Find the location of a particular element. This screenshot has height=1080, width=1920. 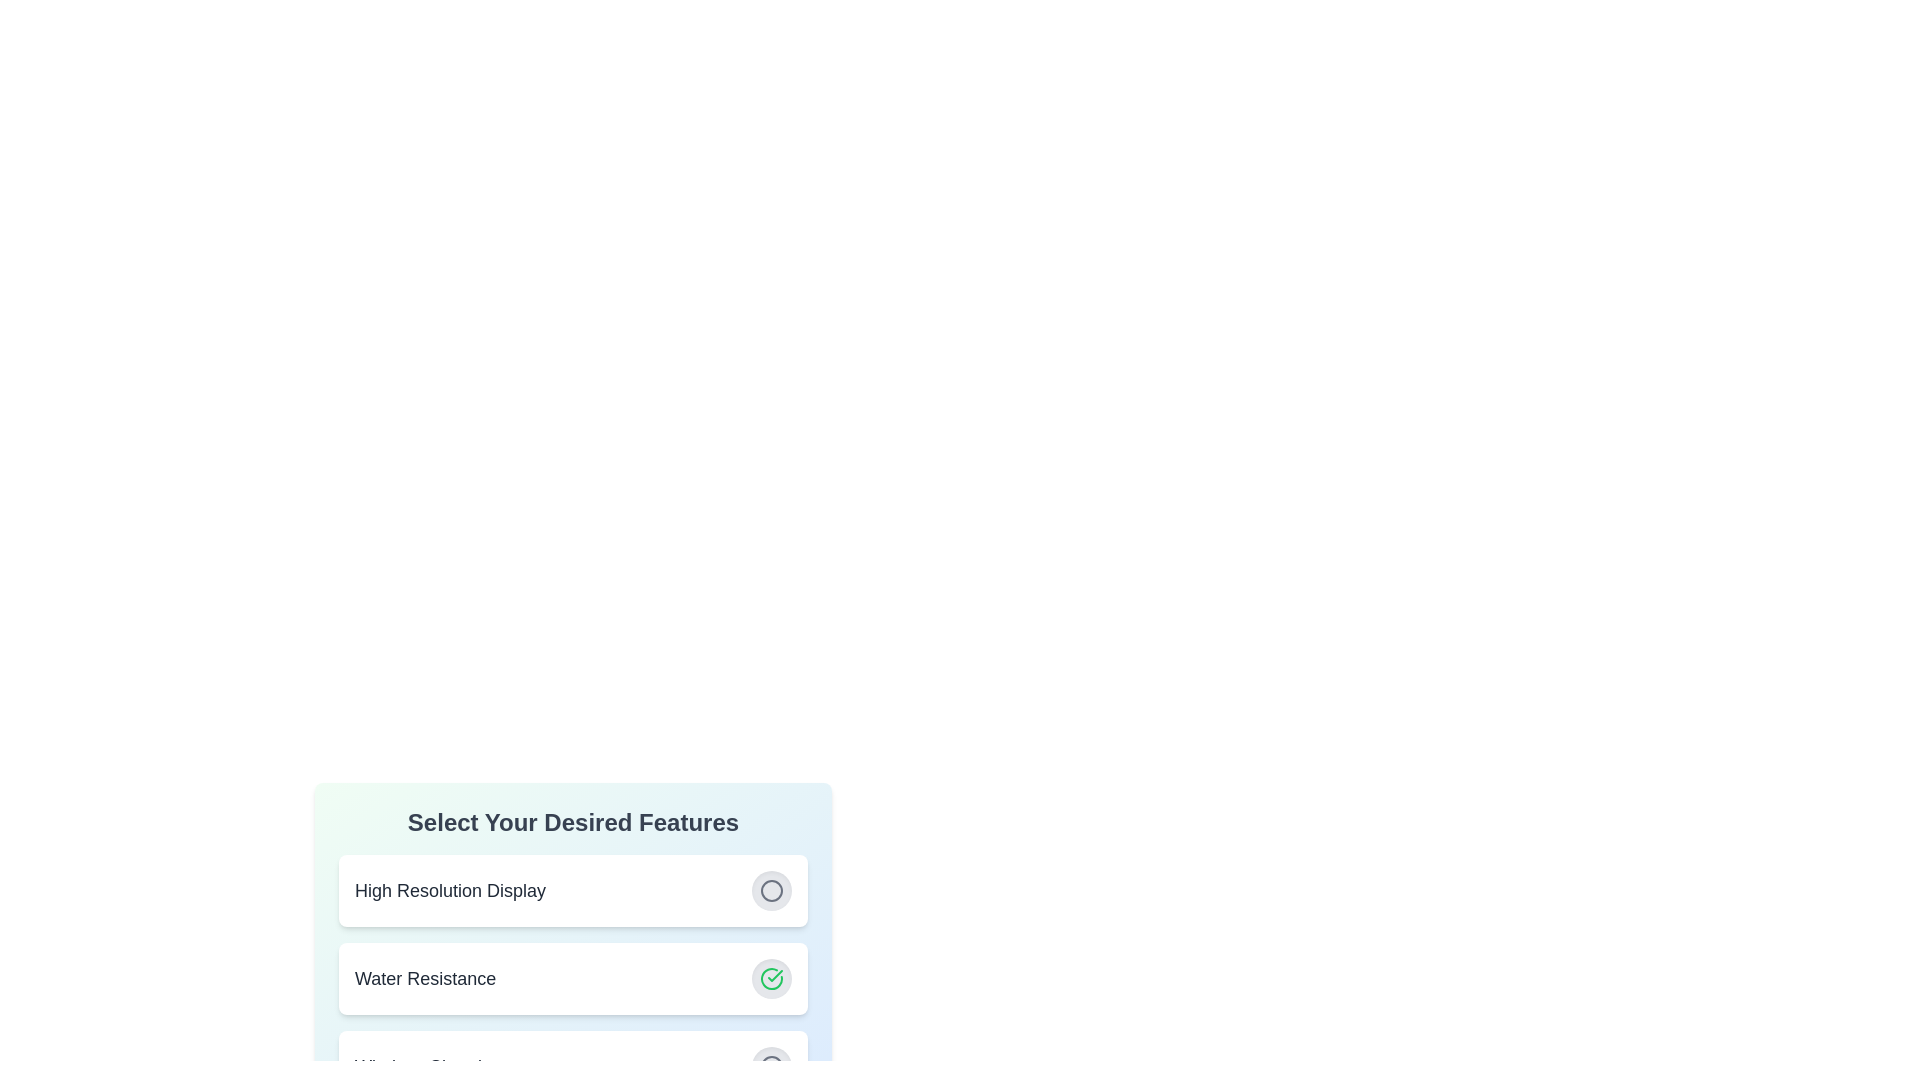

the green check icon within the rounded rectangular button is located at coordinates (771, 978).